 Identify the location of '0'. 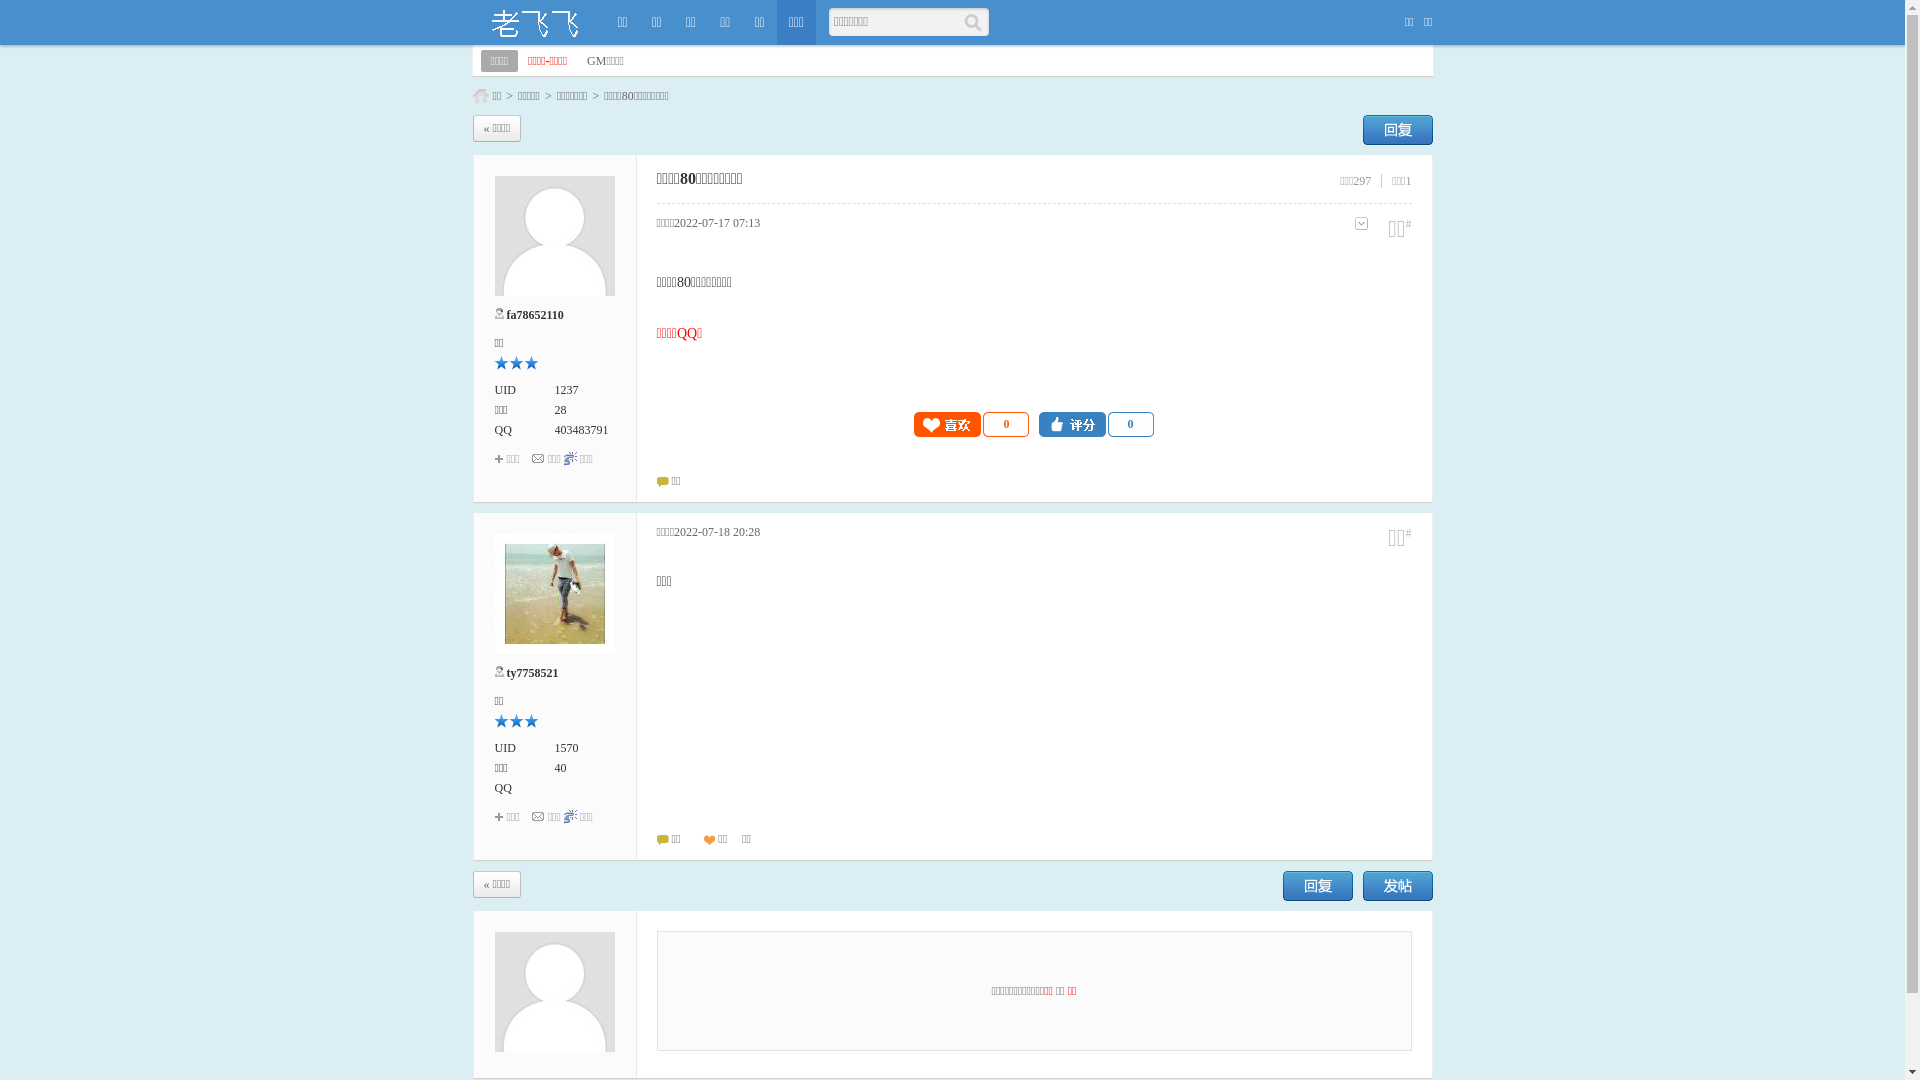
(971, 423).